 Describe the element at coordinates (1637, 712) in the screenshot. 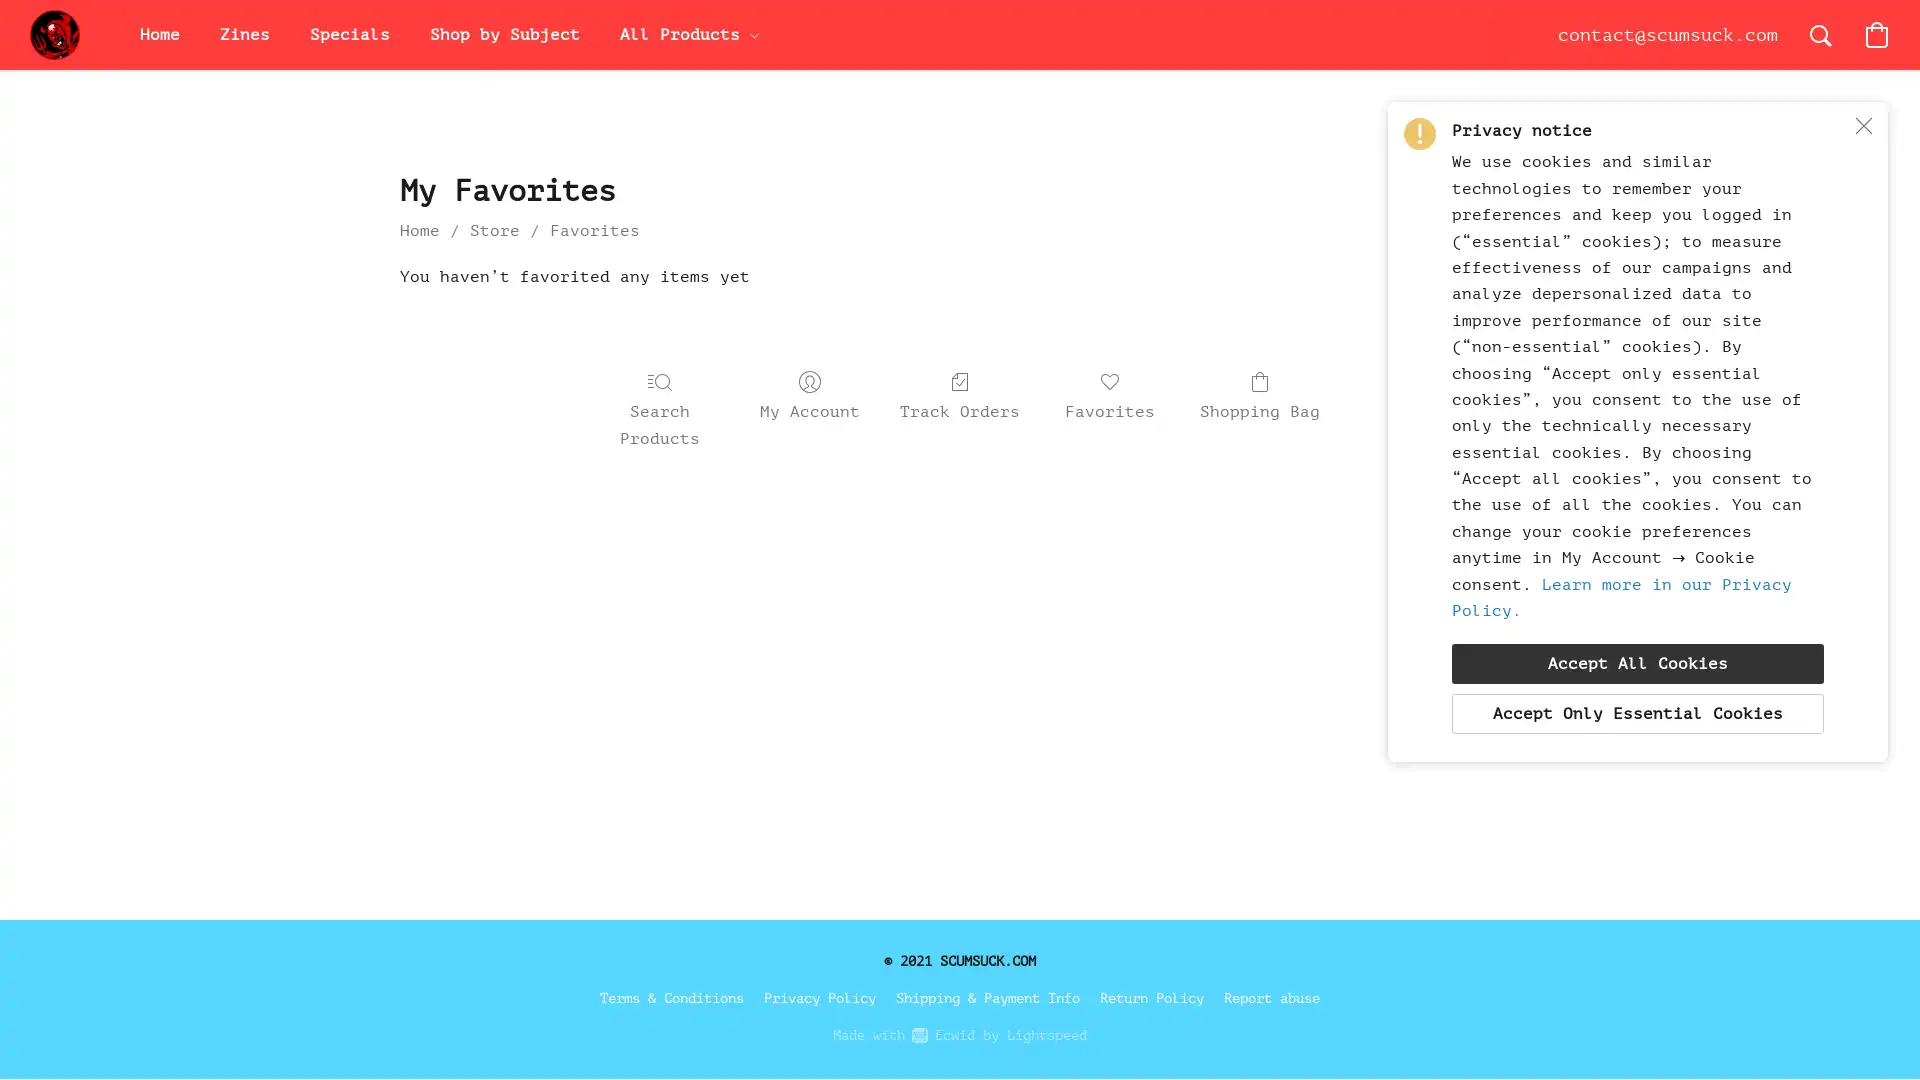

I see `Accept Only Essential Cookies` at that location.